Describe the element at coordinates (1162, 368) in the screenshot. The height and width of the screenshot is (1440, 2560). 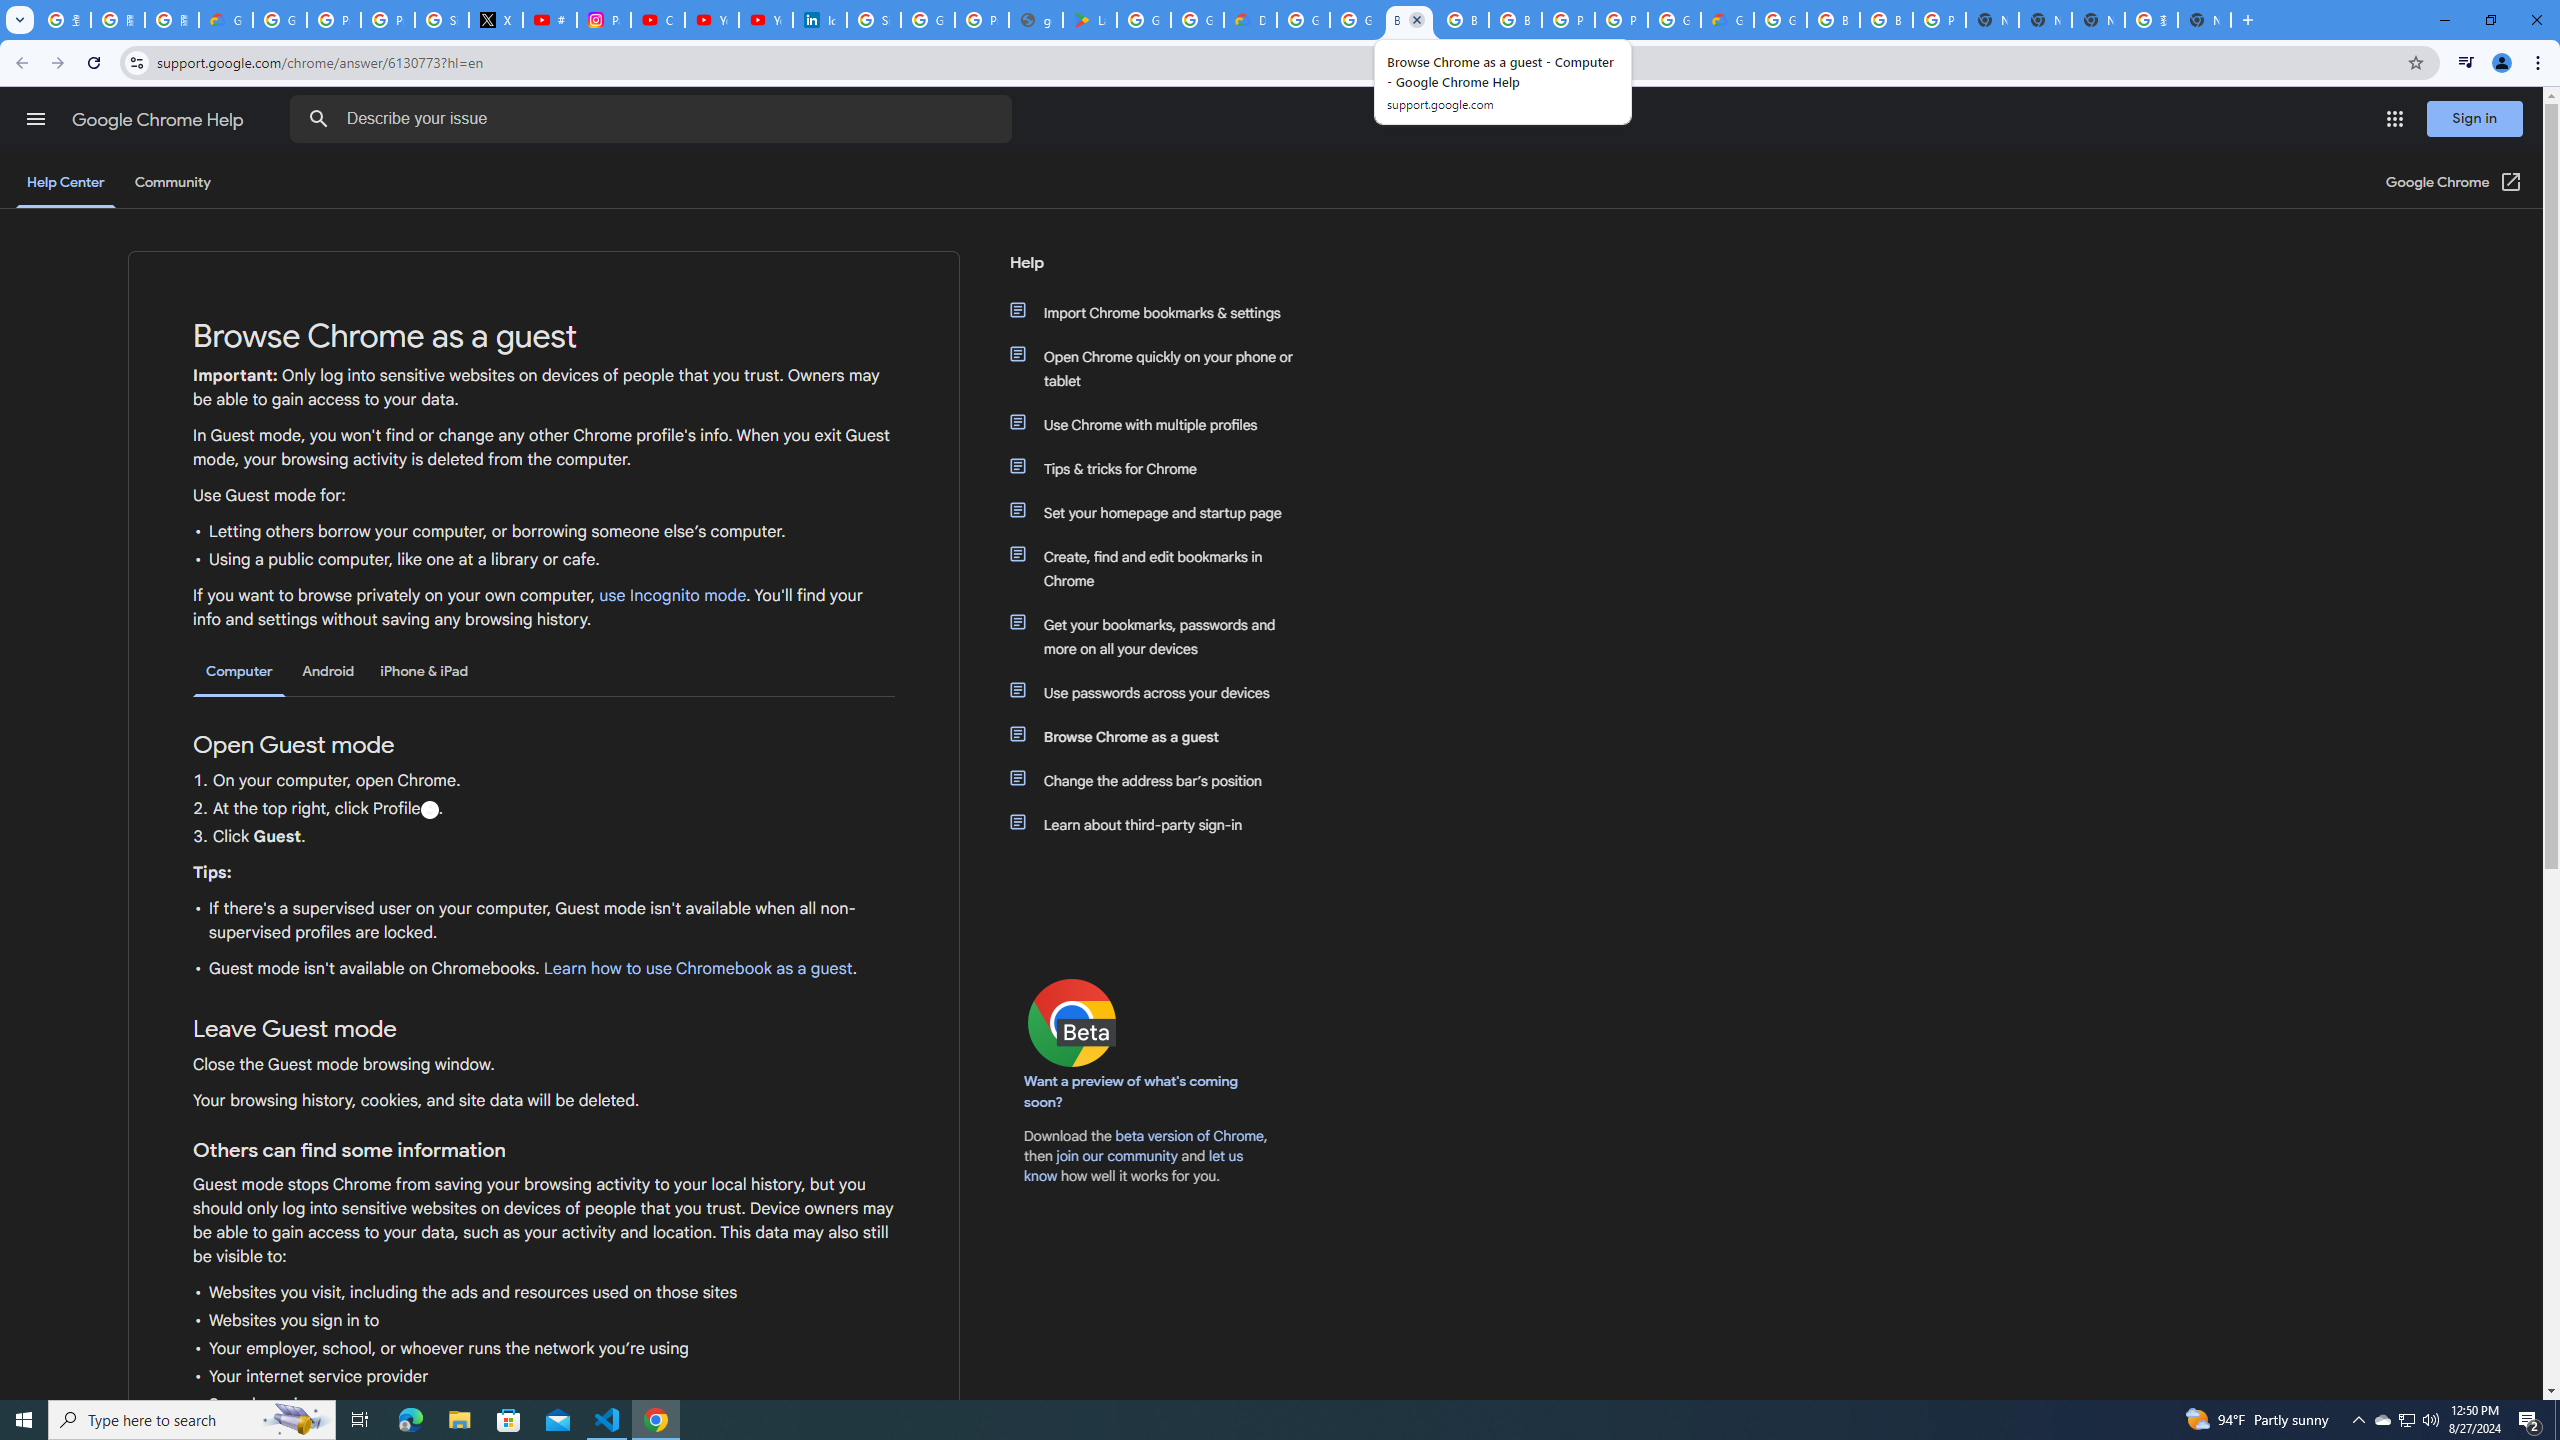
I see `'Open Chrome quickly on your phone or tablet'` at that location.